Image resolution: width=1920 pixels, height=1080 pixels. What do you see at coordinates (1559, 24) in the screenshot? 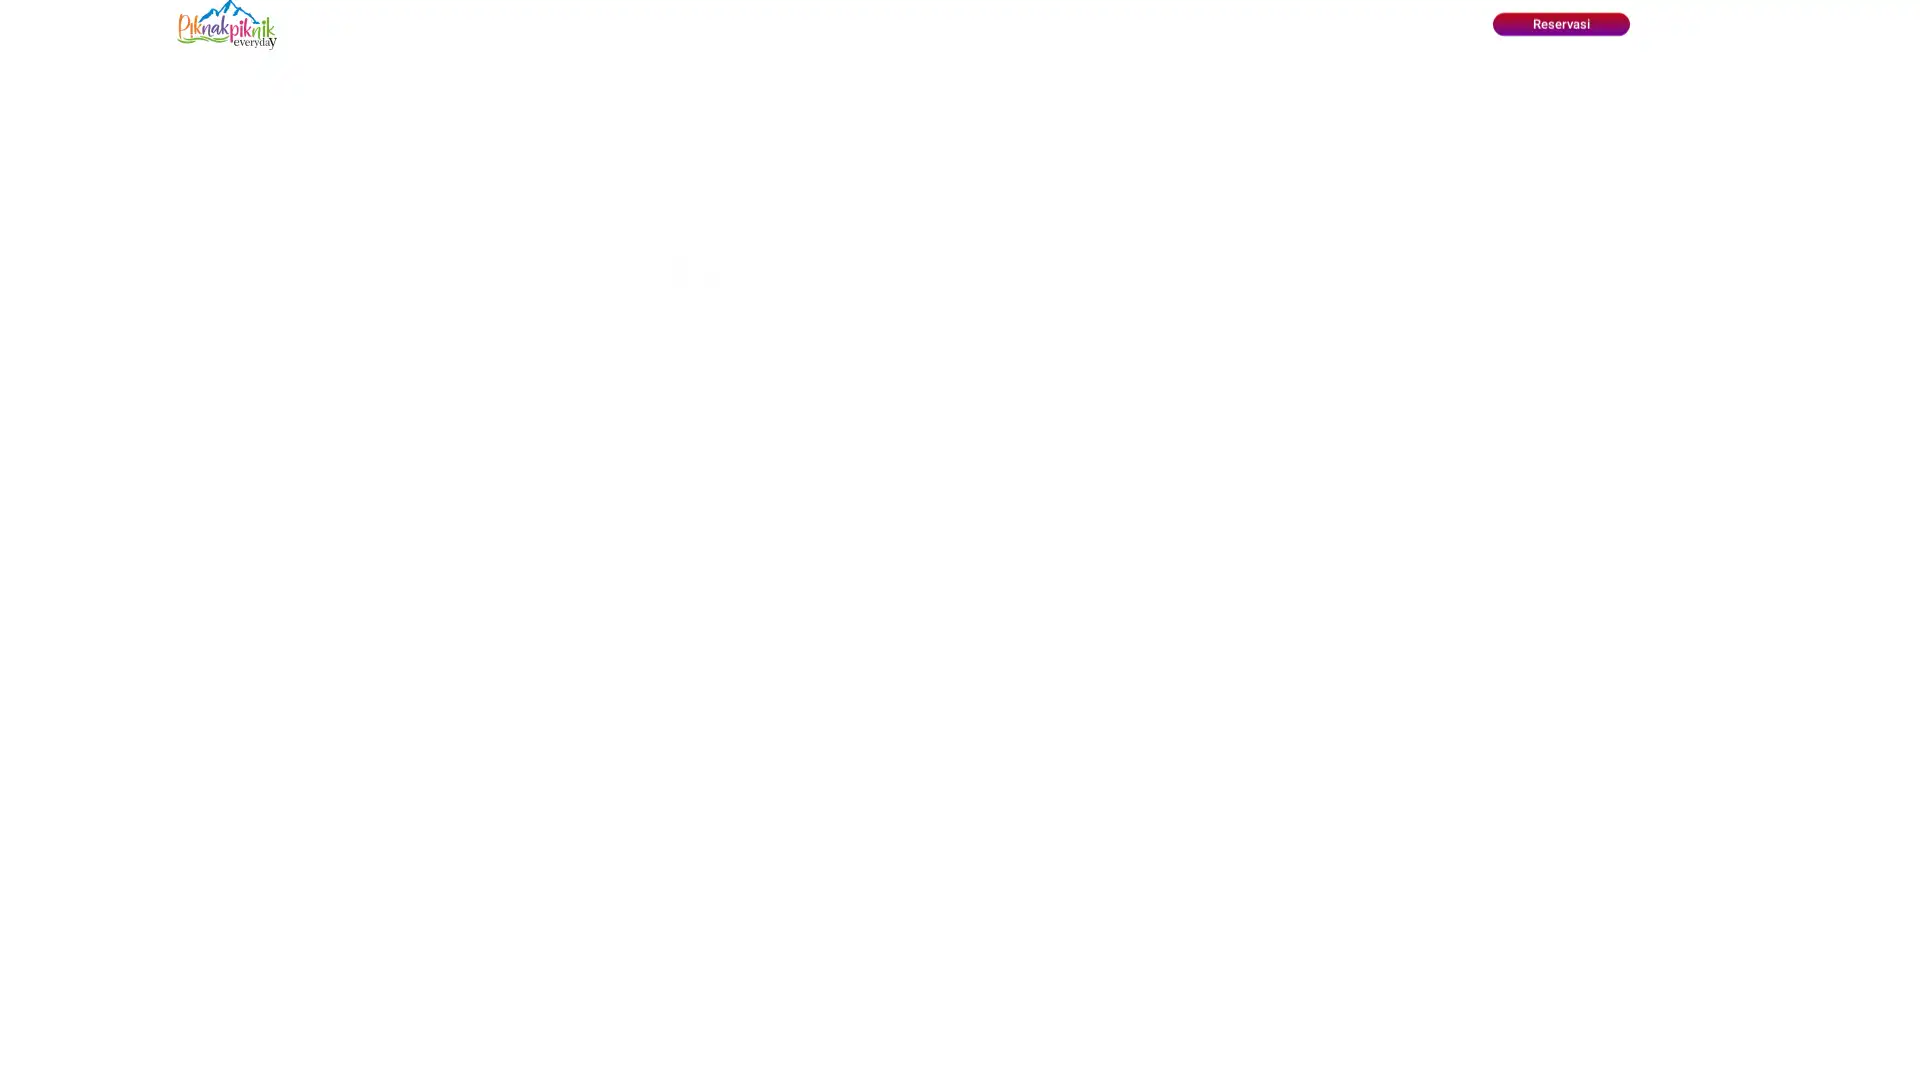
I see `Reservasi` at bounding box center [1559, 24].